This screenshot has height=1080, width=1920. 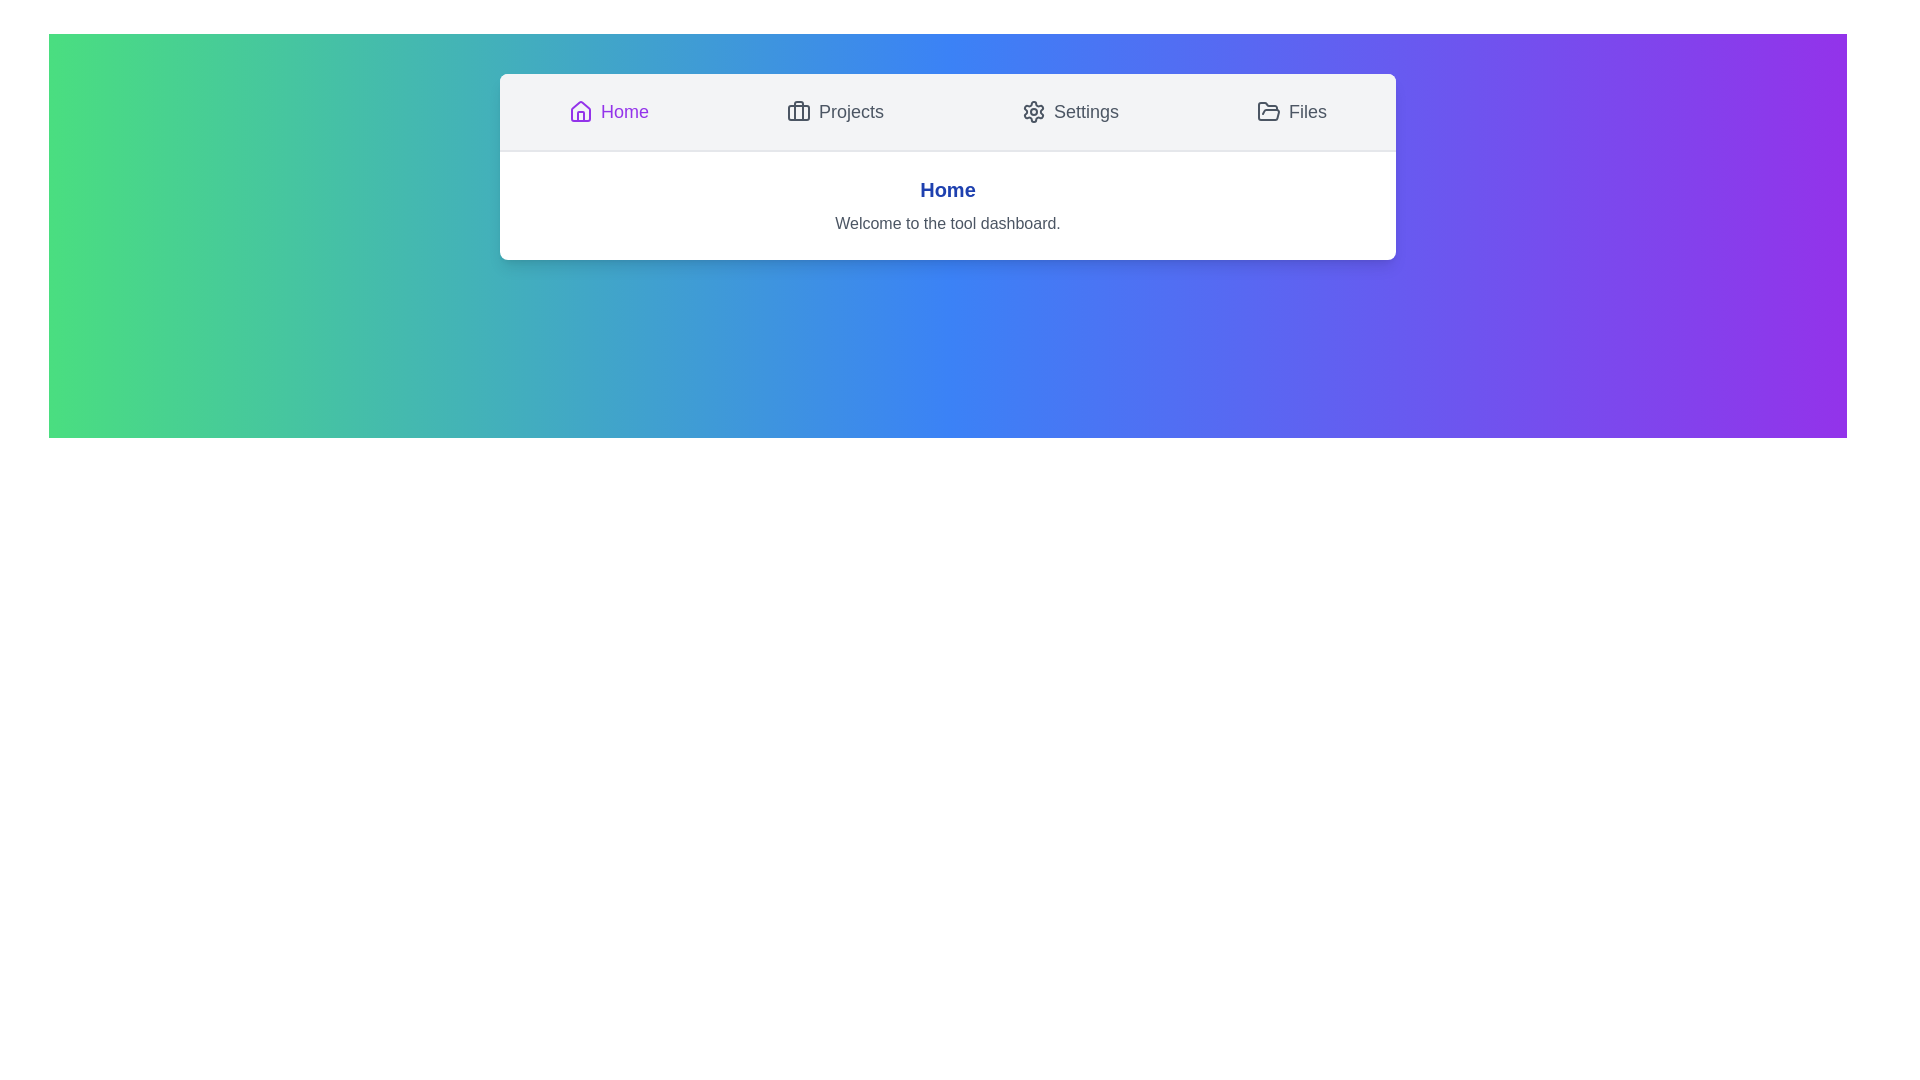 What do you see at coordinates (608, 111) in the screenshot?
I see `the Home button to observe its hover effect` at bounding box center [608, 111].